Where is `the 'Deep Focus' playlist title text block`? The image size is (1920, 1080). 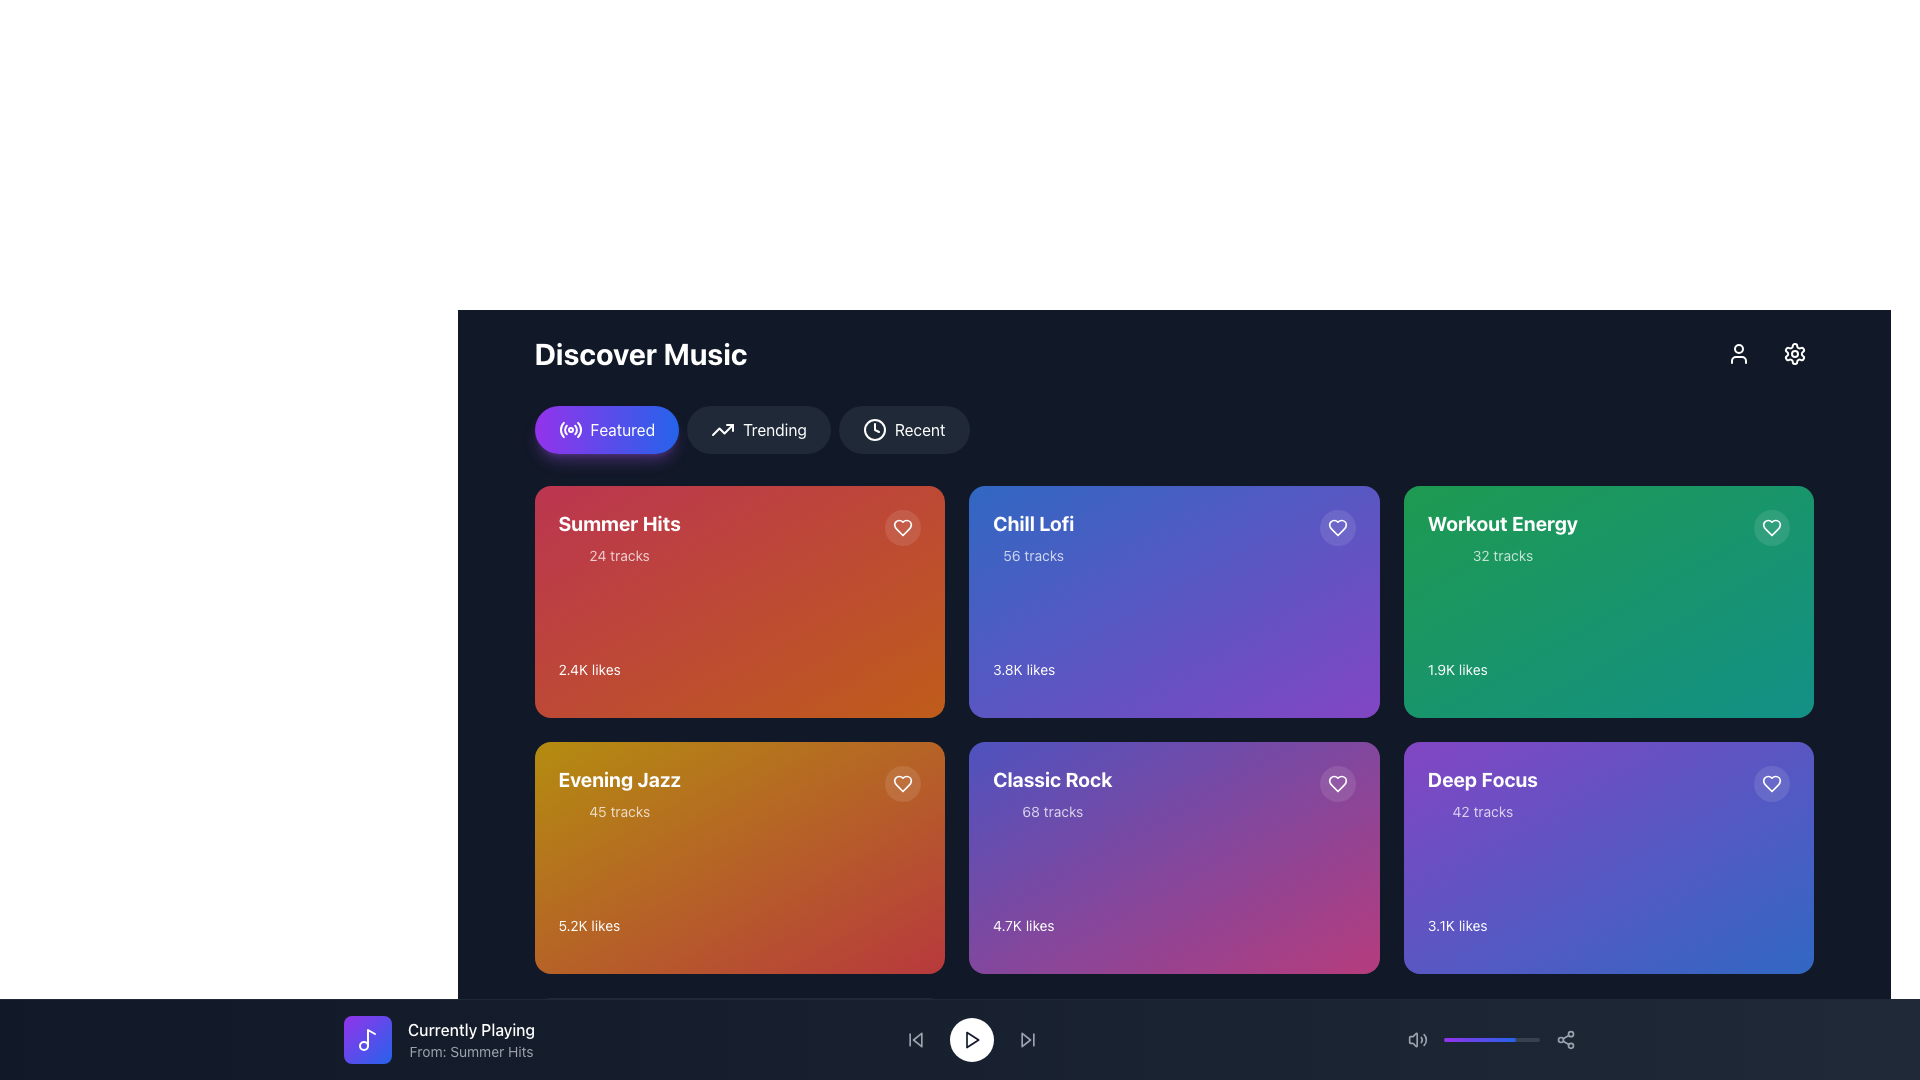 the 'Deep Focus' playlist title text block is located at coordinates (1482, 793).